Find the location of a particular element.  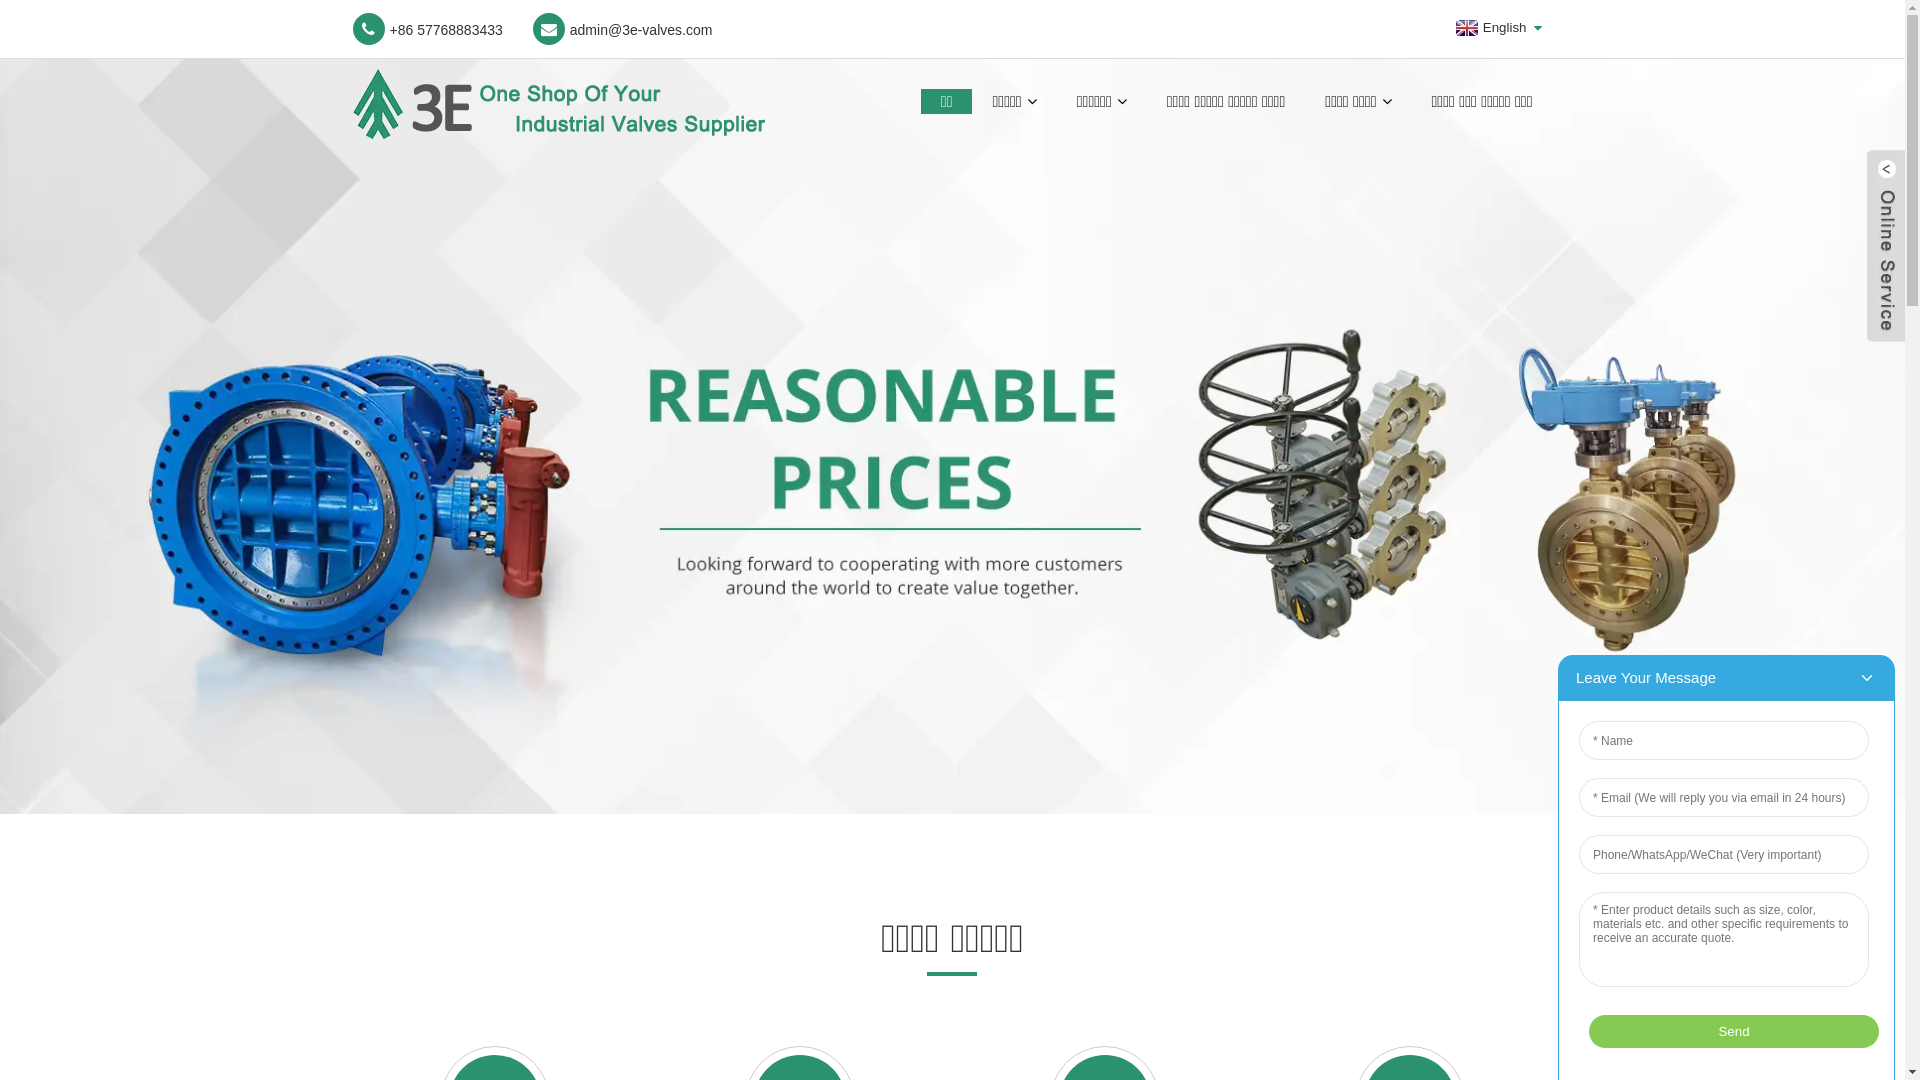

'admin@3e-valves.com' is located at coordinates (622, 29).